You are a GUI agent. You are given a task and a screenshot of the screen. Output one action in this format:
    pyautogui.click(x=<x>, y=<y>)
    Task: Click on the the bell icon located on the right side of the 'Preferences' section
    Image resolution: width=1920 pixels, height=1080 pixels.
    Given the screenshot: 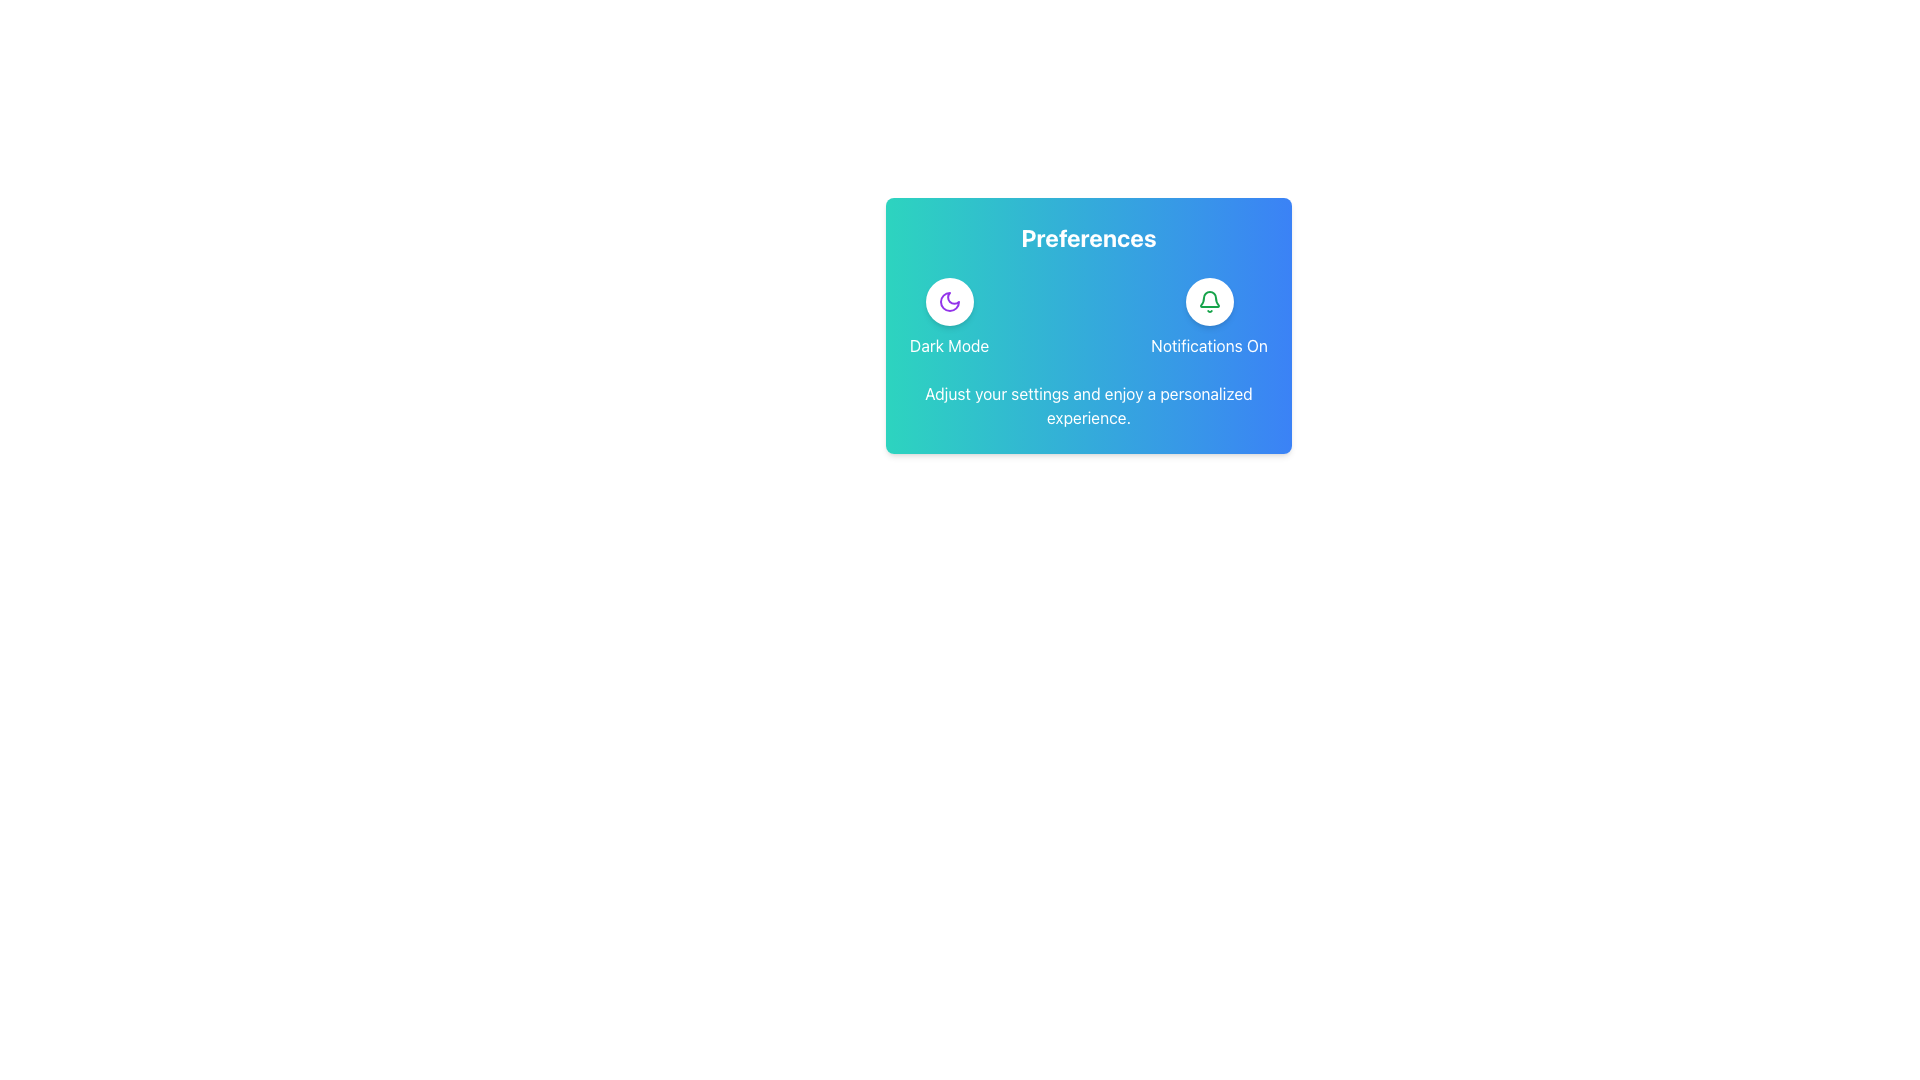 What is the action you would take?
    pyautogui.click(x=1208, y=301)
    